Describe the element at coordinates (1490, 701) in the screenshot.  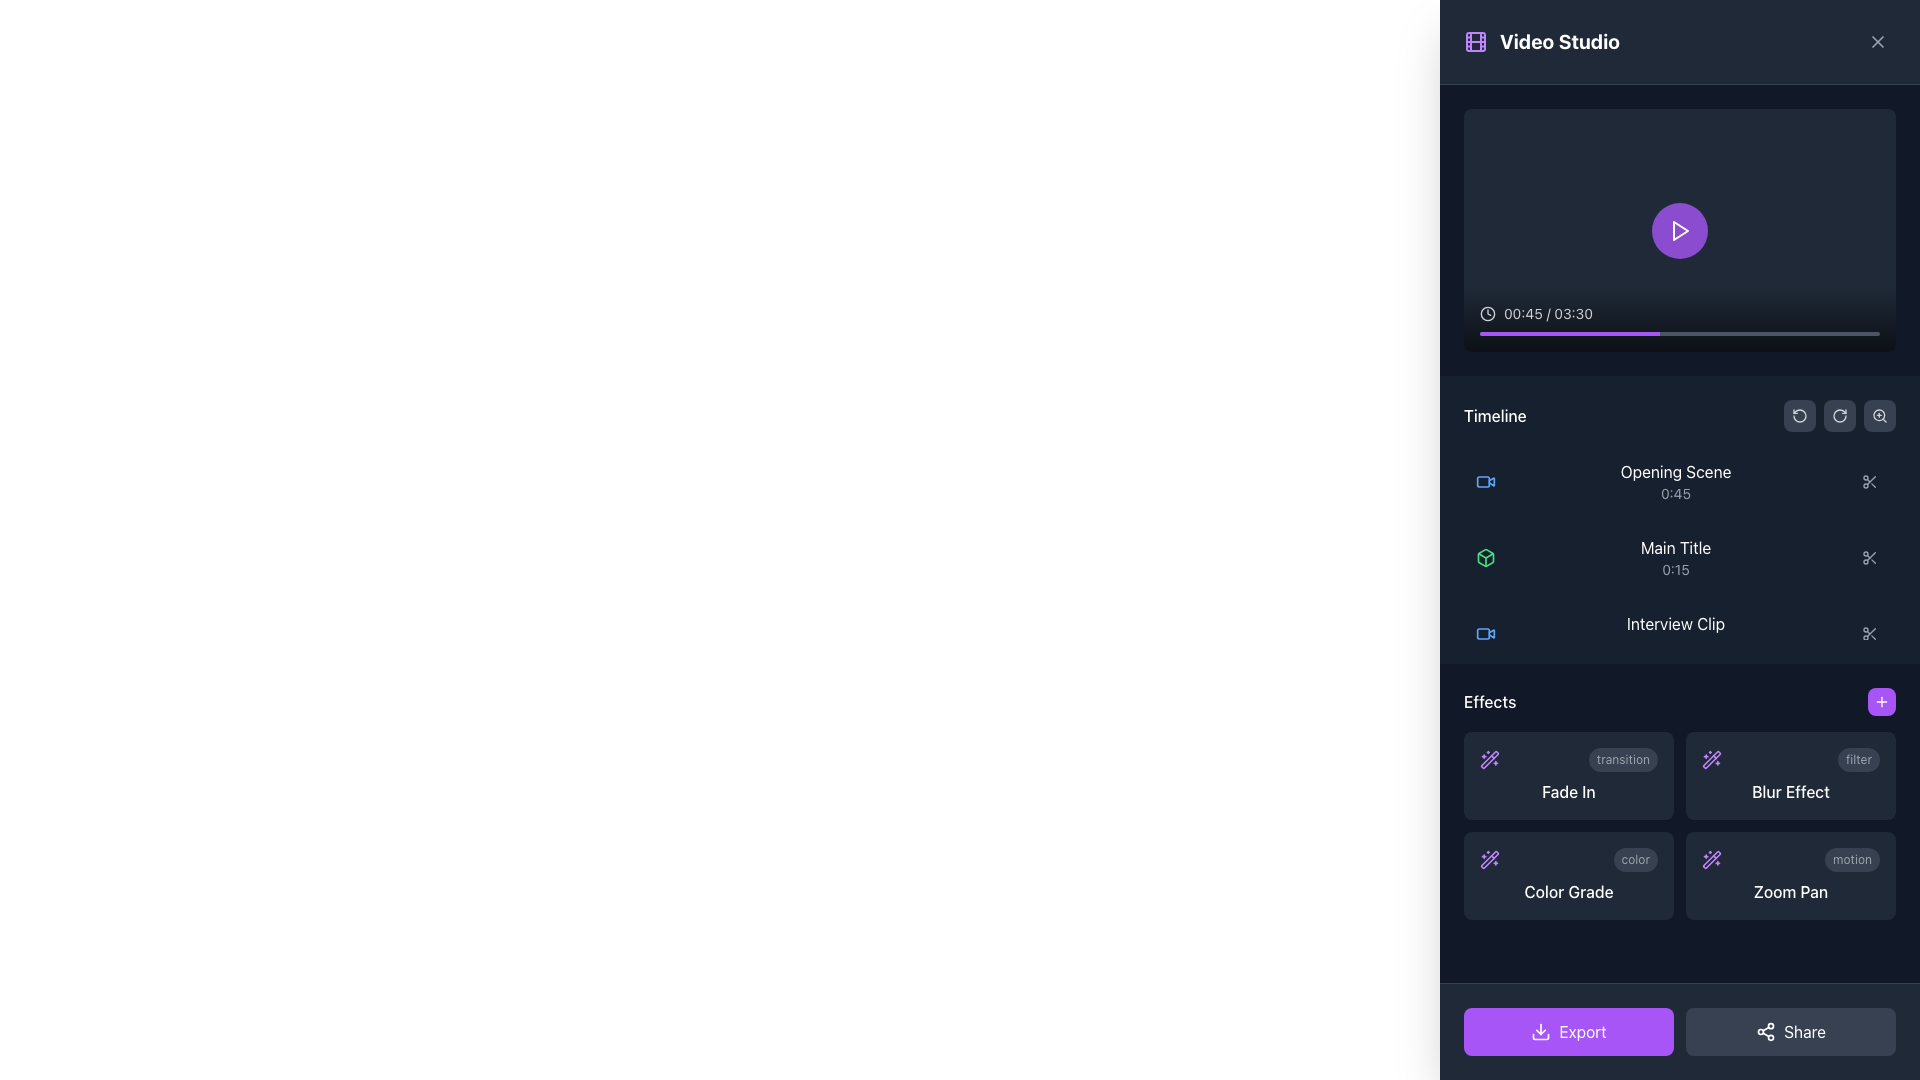
I see `the 'Effects' text label located in the lower right portion of the interface, which categorizes or introduces the section related to 'Effects' options` at that location.